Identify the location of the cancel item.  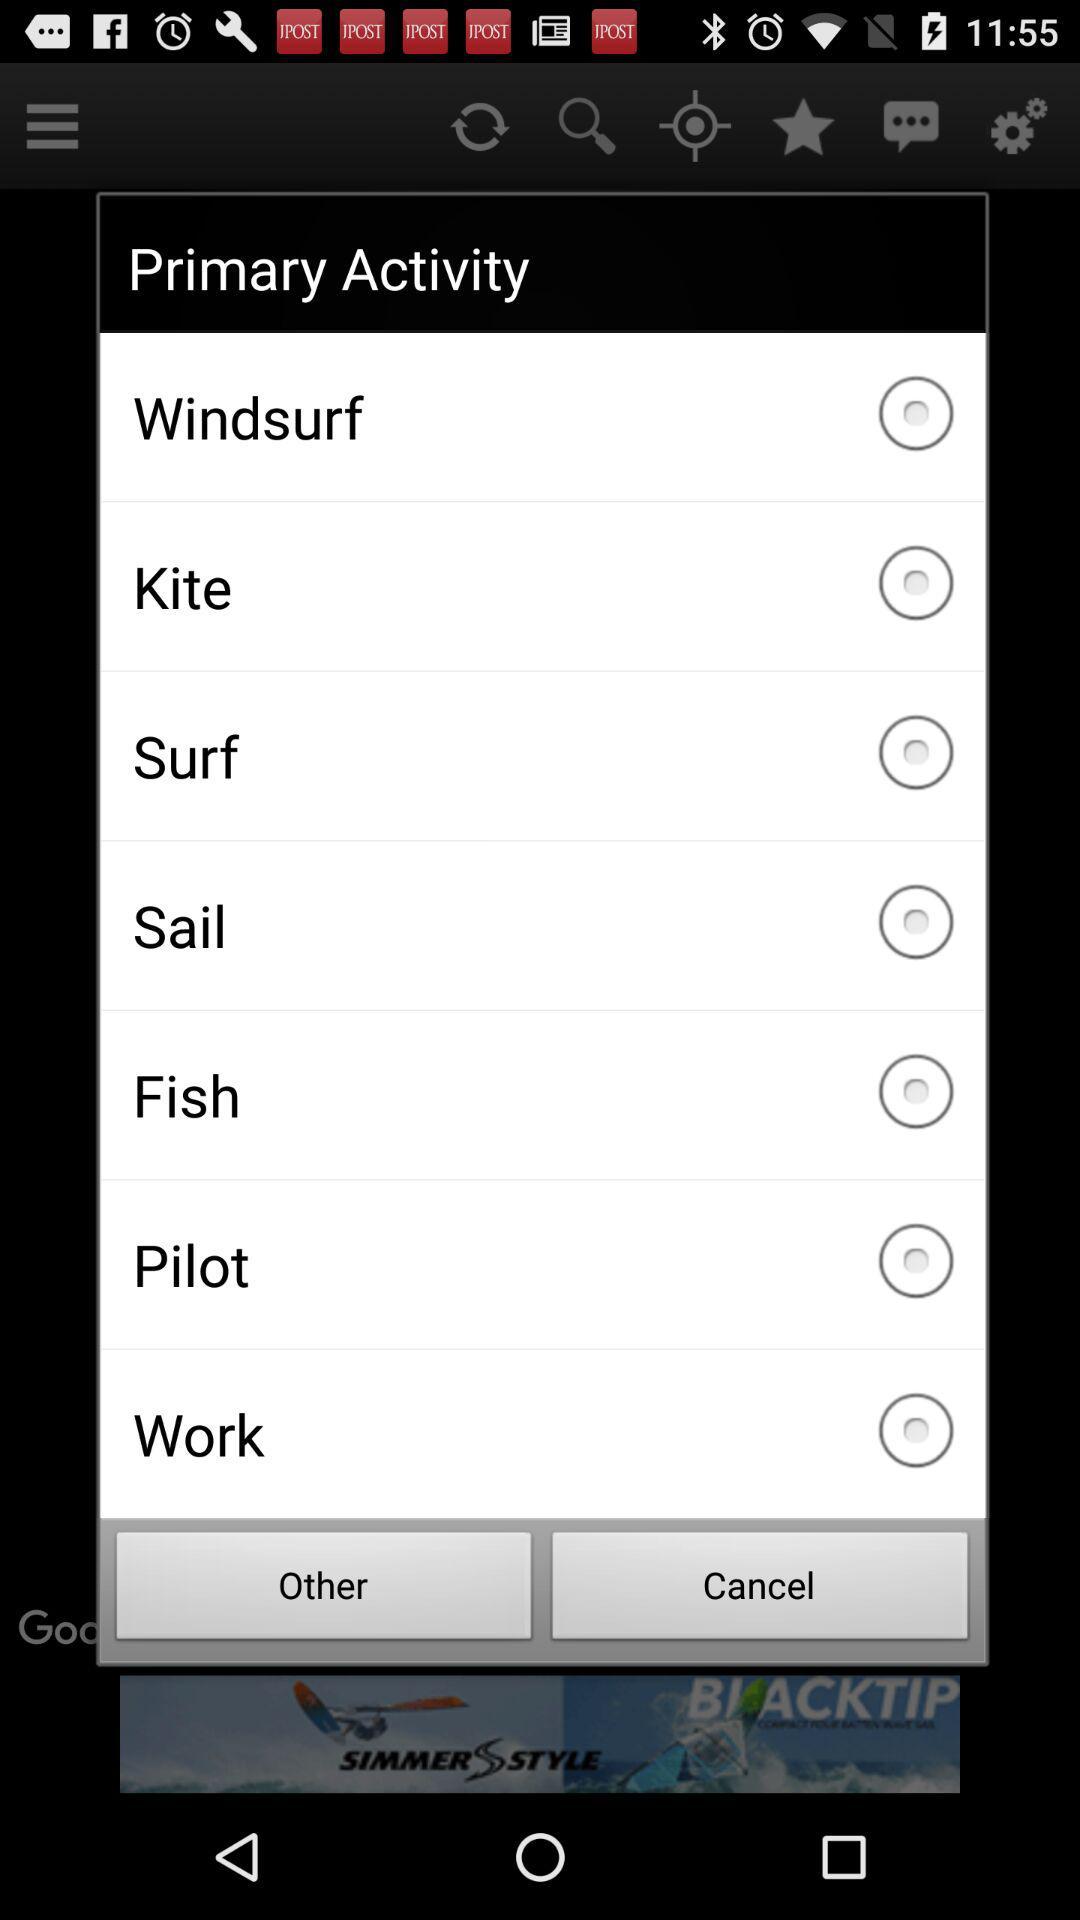
(760, 1590).